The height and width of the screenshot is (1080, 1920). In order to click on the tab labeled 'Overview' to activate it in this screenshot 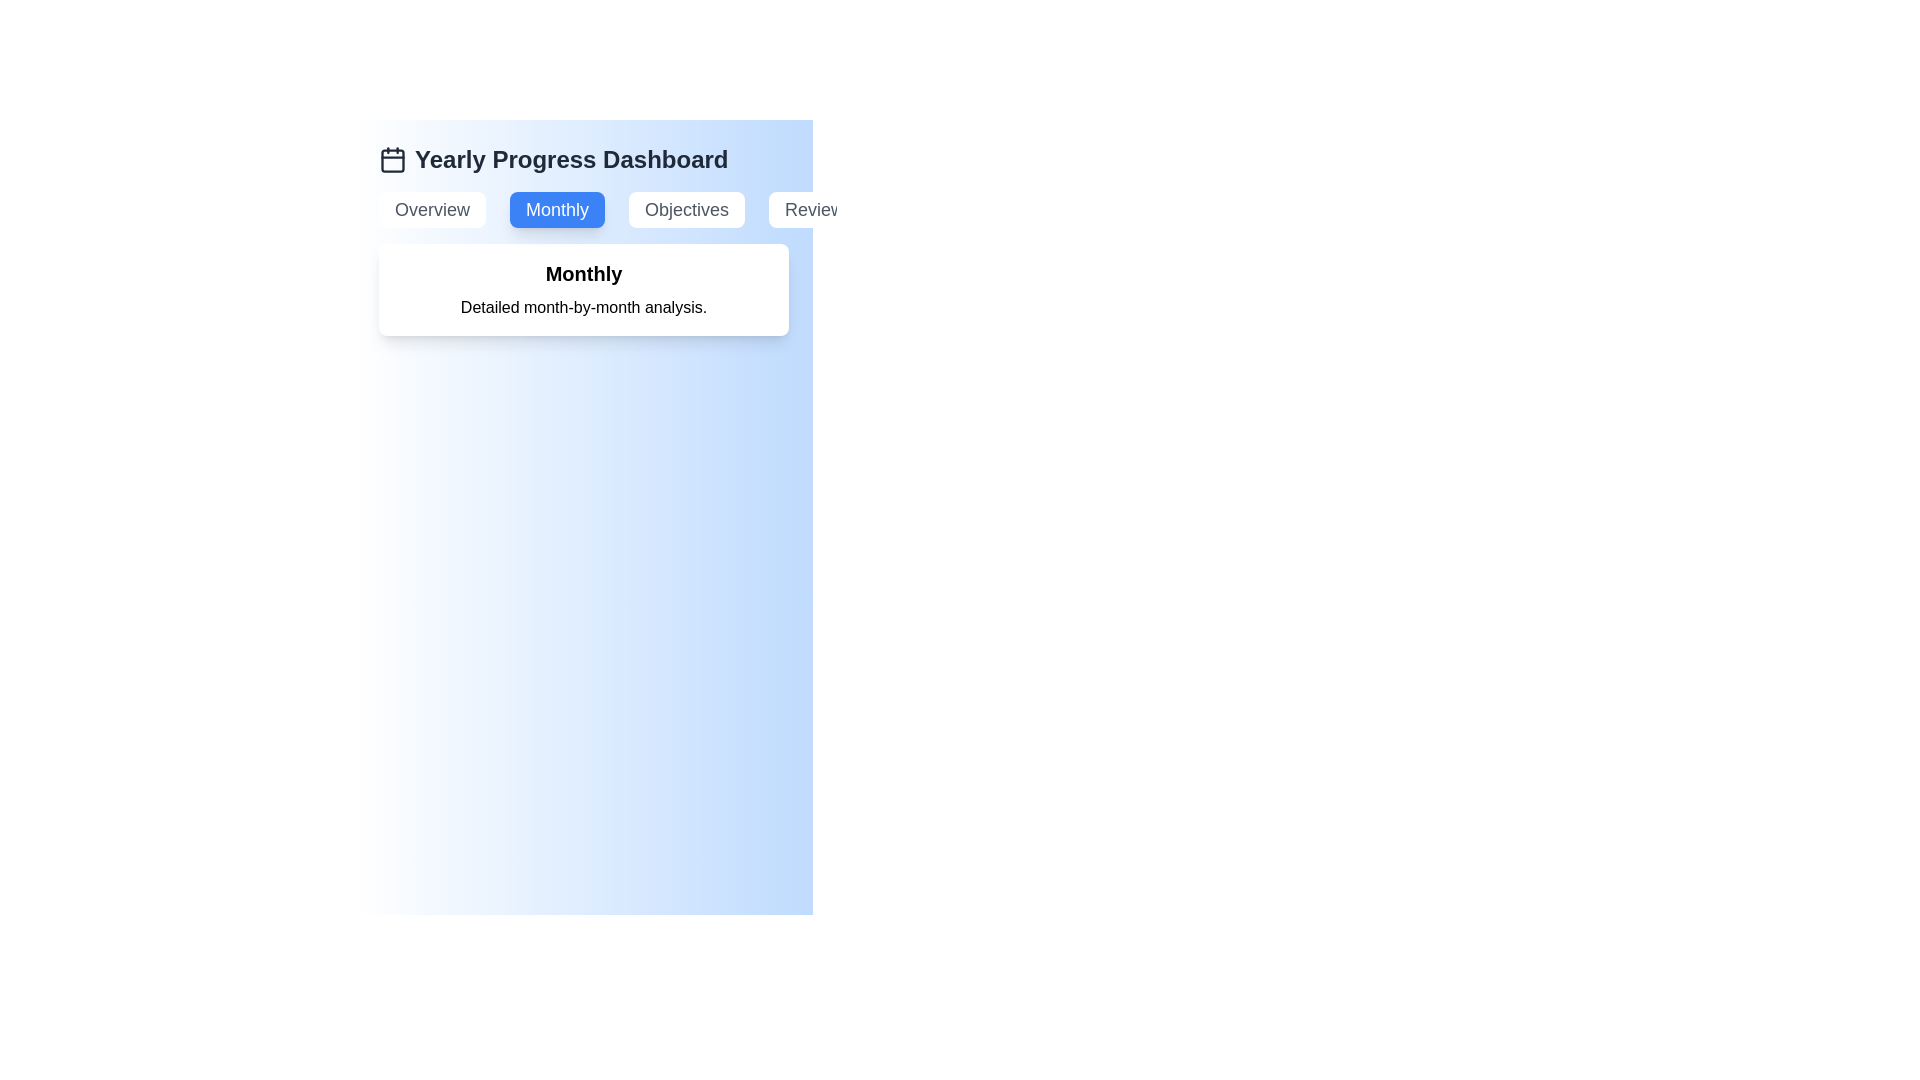, I will do `click(431, 209)`.